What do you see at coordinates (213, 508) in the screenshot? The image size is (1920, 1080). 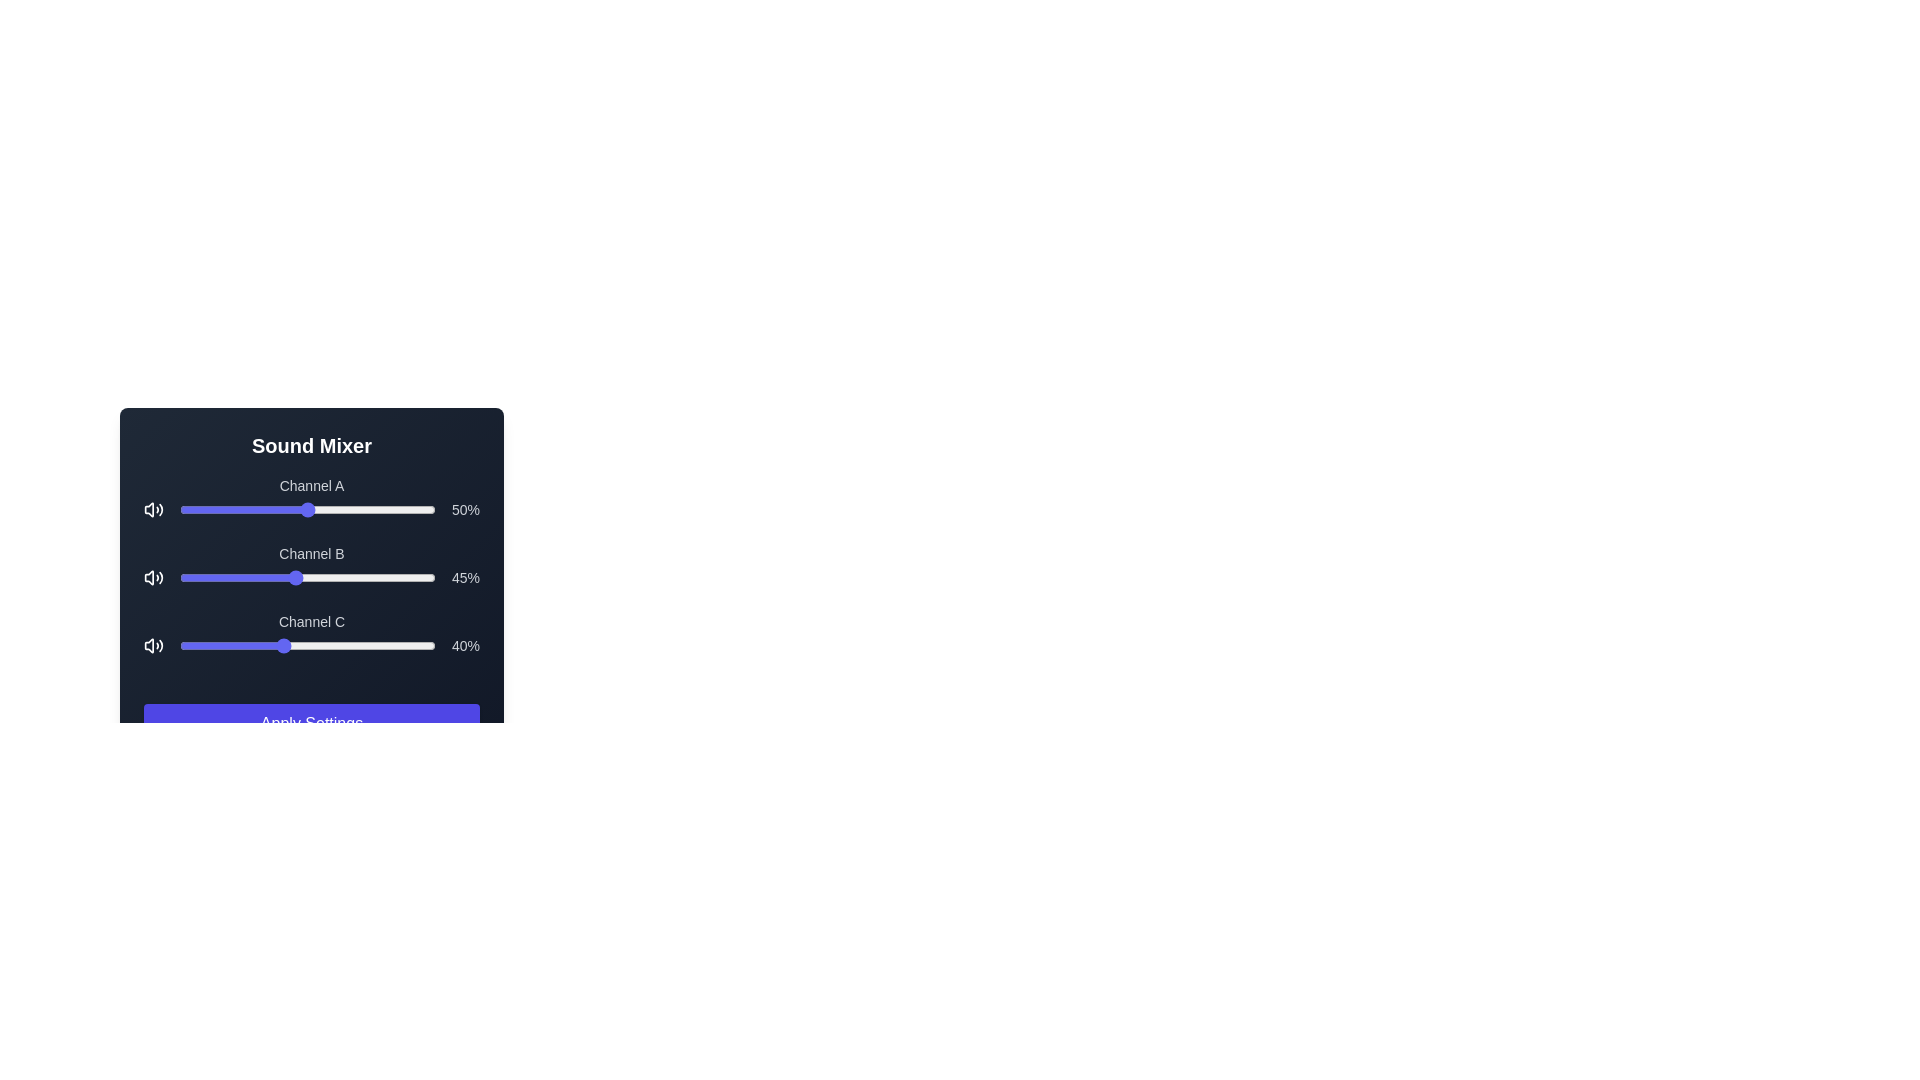 I see `the volume` at bounding box center [213, 508].